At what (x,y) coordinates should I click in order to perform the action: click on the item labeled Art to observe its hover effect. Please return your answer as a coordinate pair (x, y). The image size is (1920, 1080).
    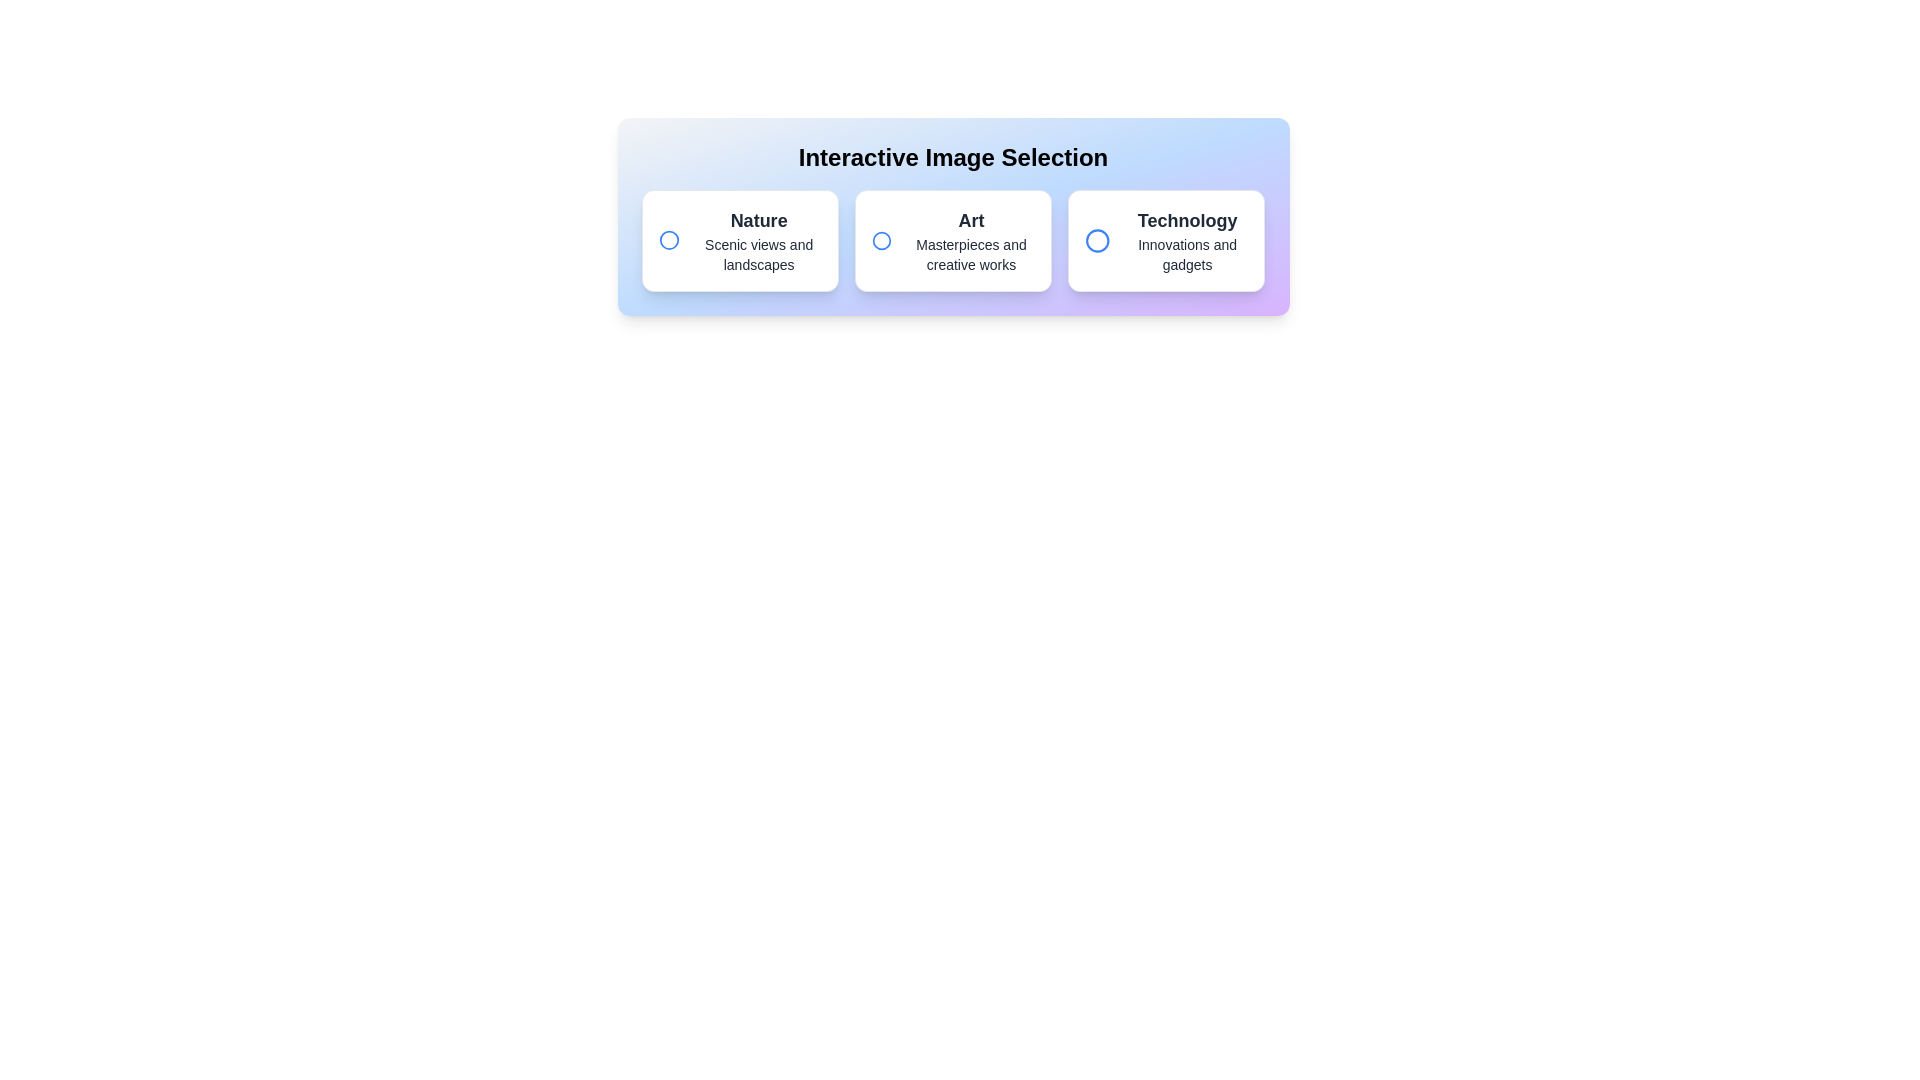
    Looking at the image, I should click on (952, 239).